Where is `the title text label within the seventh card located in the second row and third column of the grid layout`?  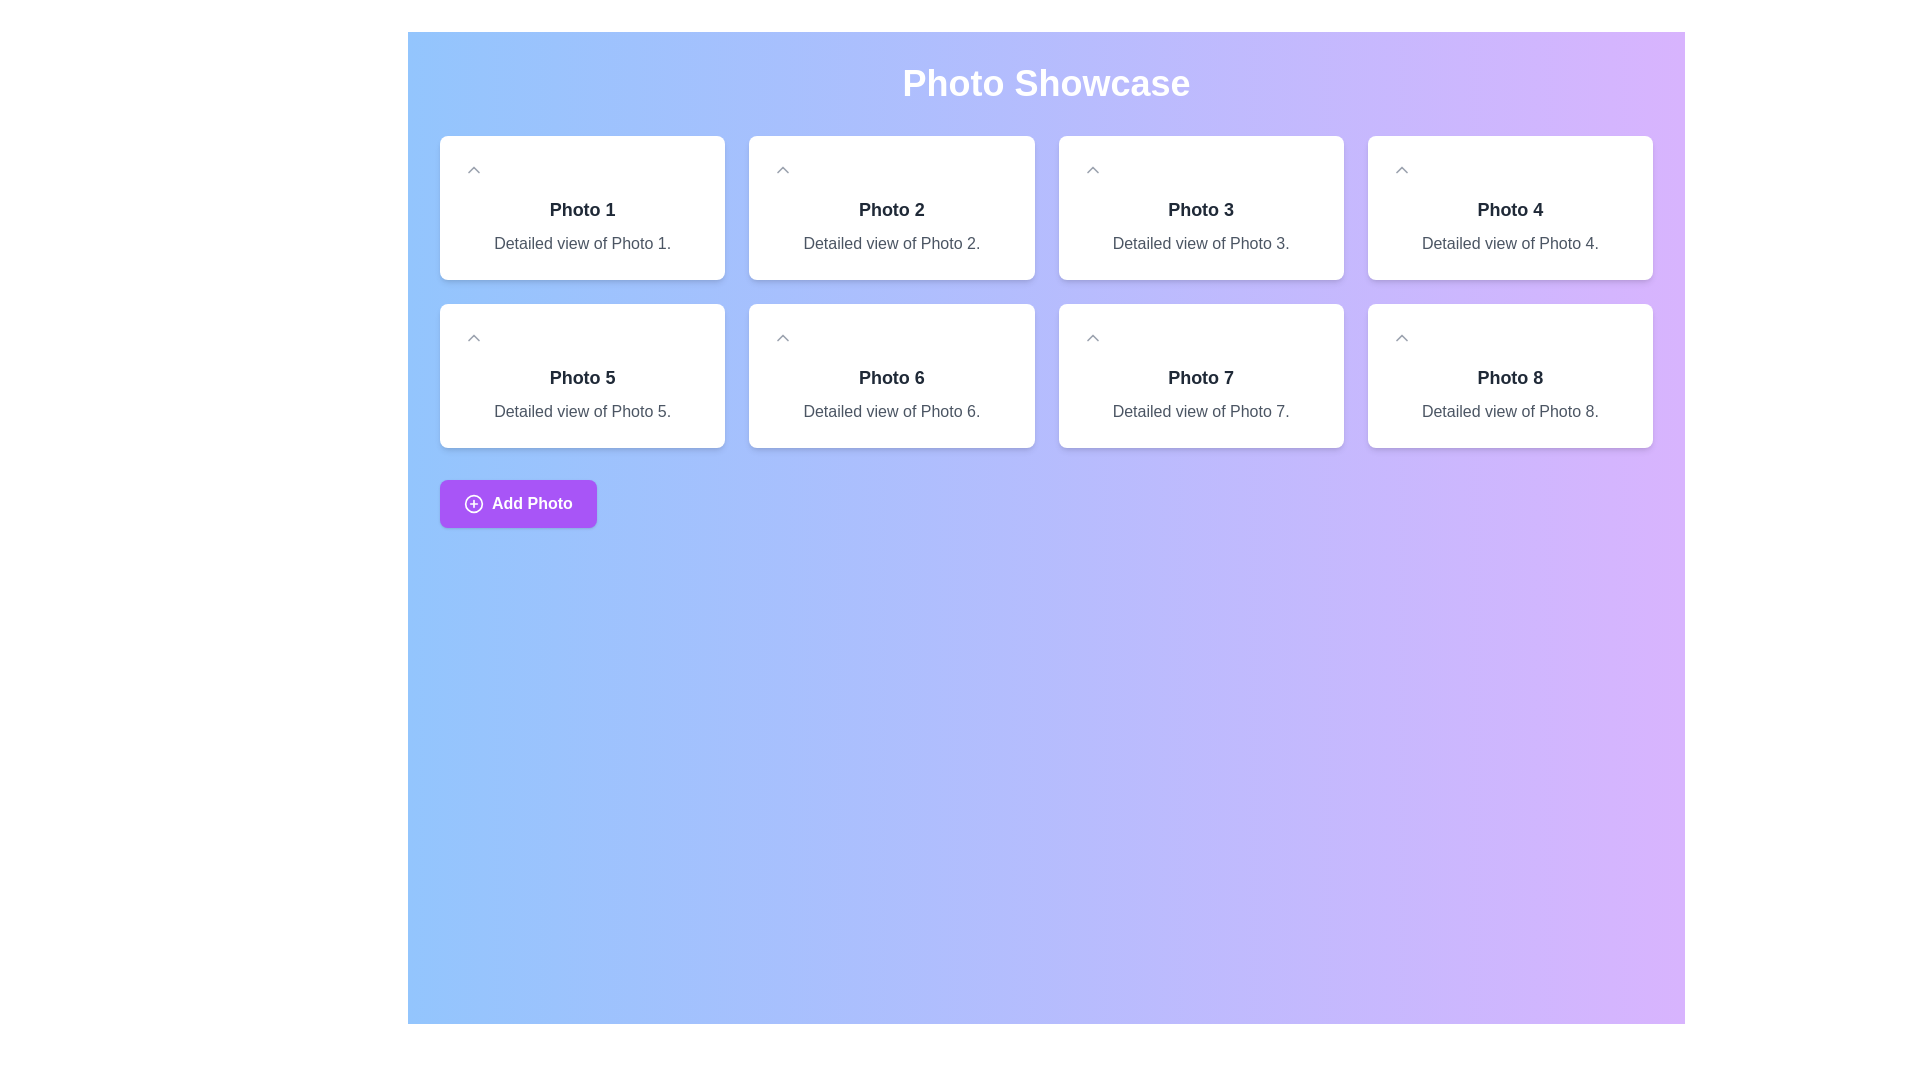 the title text label within the seventh card located in the second row and third column of the grid layout is located at coordinates (1200, 378).